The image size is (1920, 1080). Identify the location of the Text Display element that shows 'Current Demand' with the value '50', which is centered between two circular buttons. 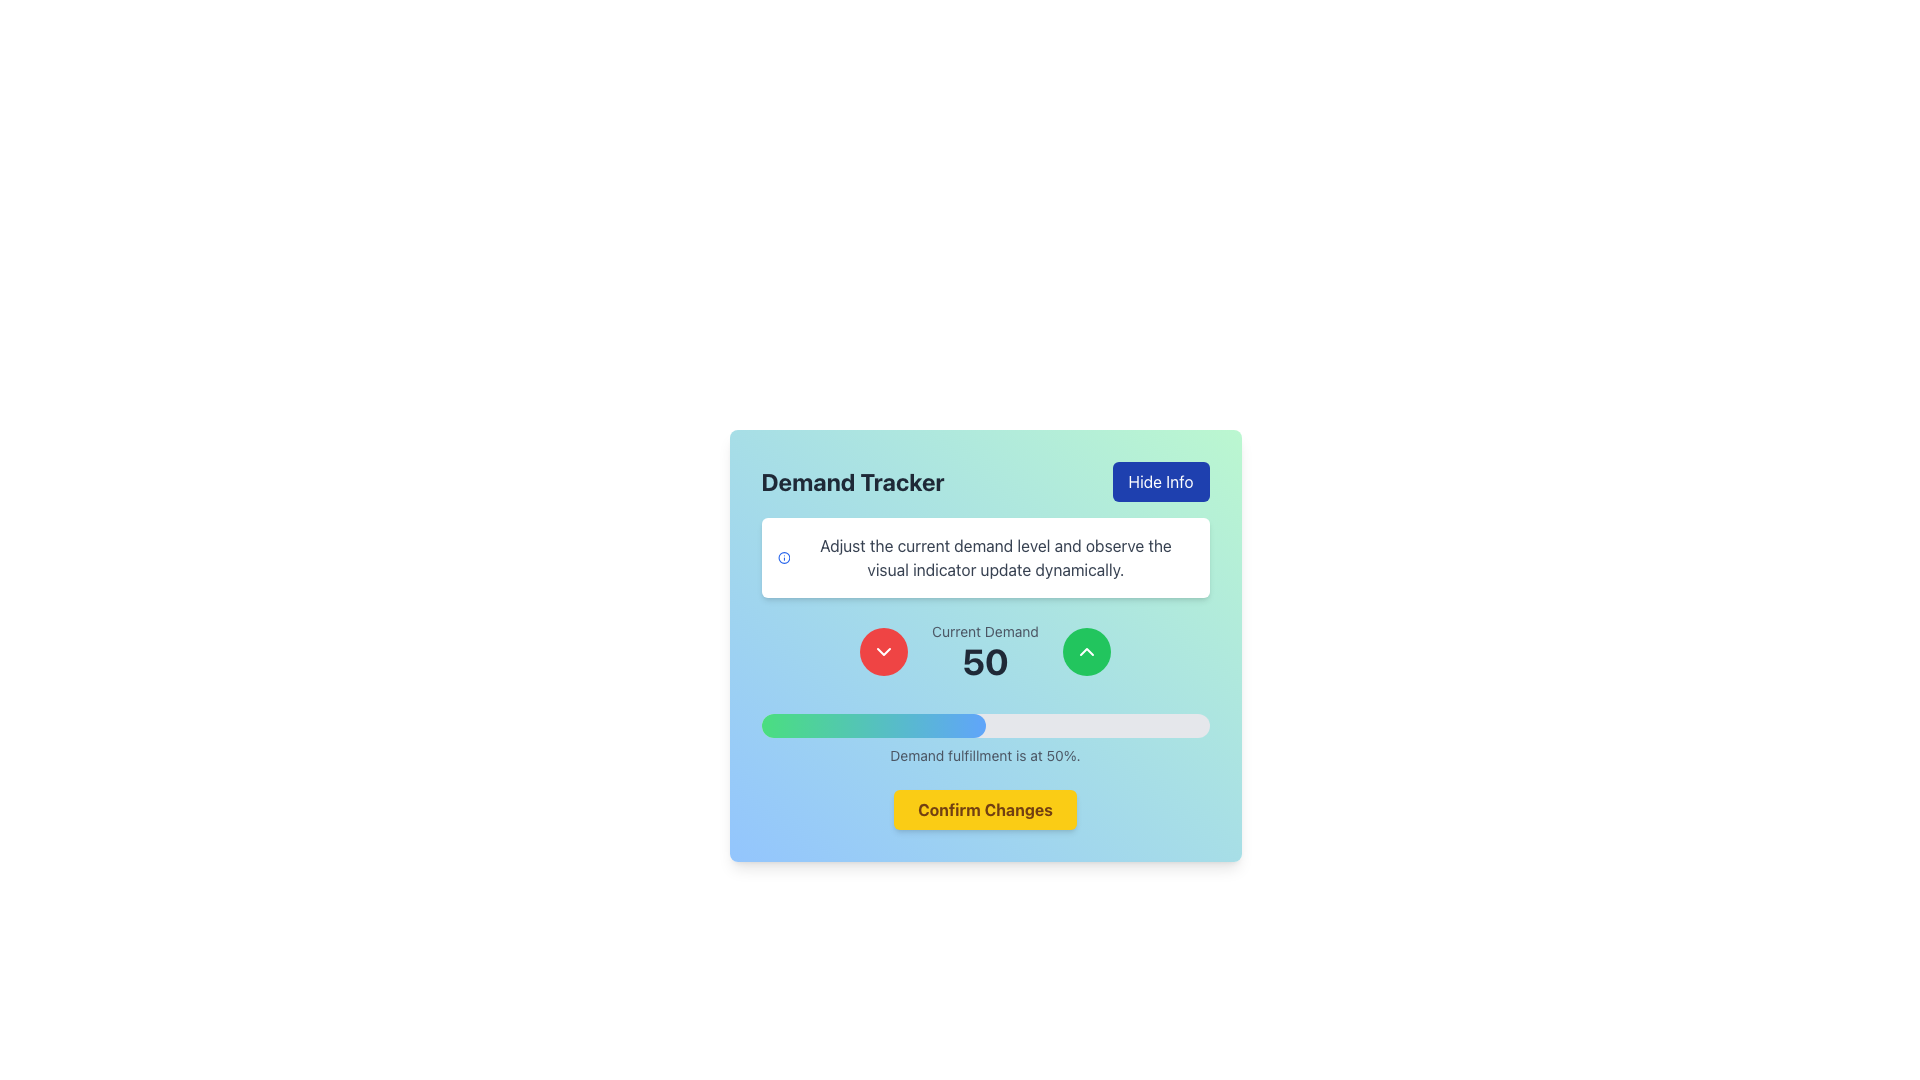
(985, 651).